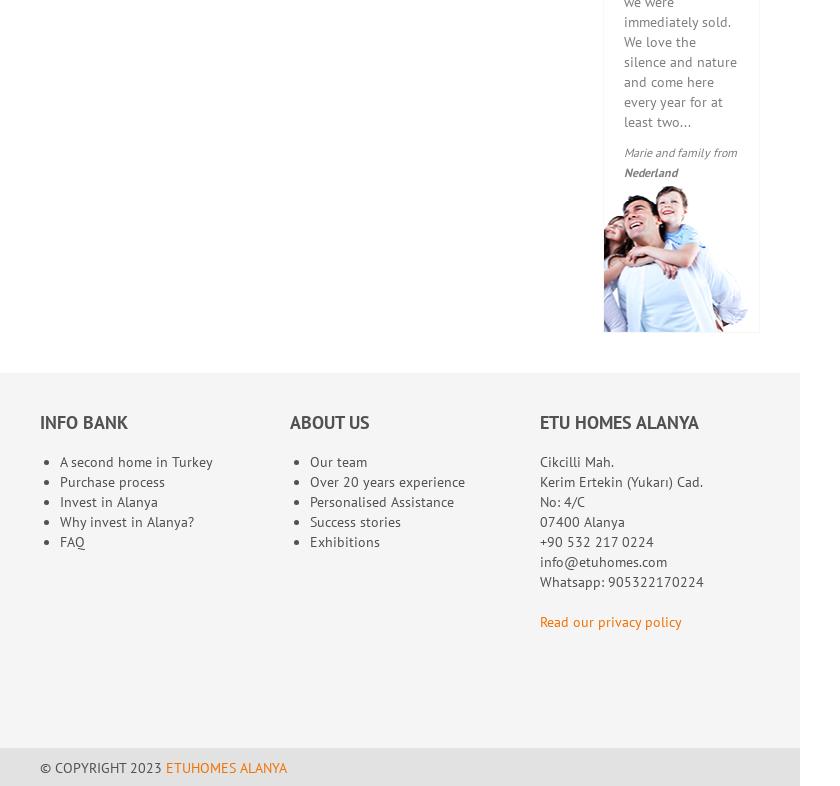 The width and height of the screenshot is (840, 786). Describe the element at coordinates (679, 150) in the screenshot. I see `'Marie and family from'` at that location.